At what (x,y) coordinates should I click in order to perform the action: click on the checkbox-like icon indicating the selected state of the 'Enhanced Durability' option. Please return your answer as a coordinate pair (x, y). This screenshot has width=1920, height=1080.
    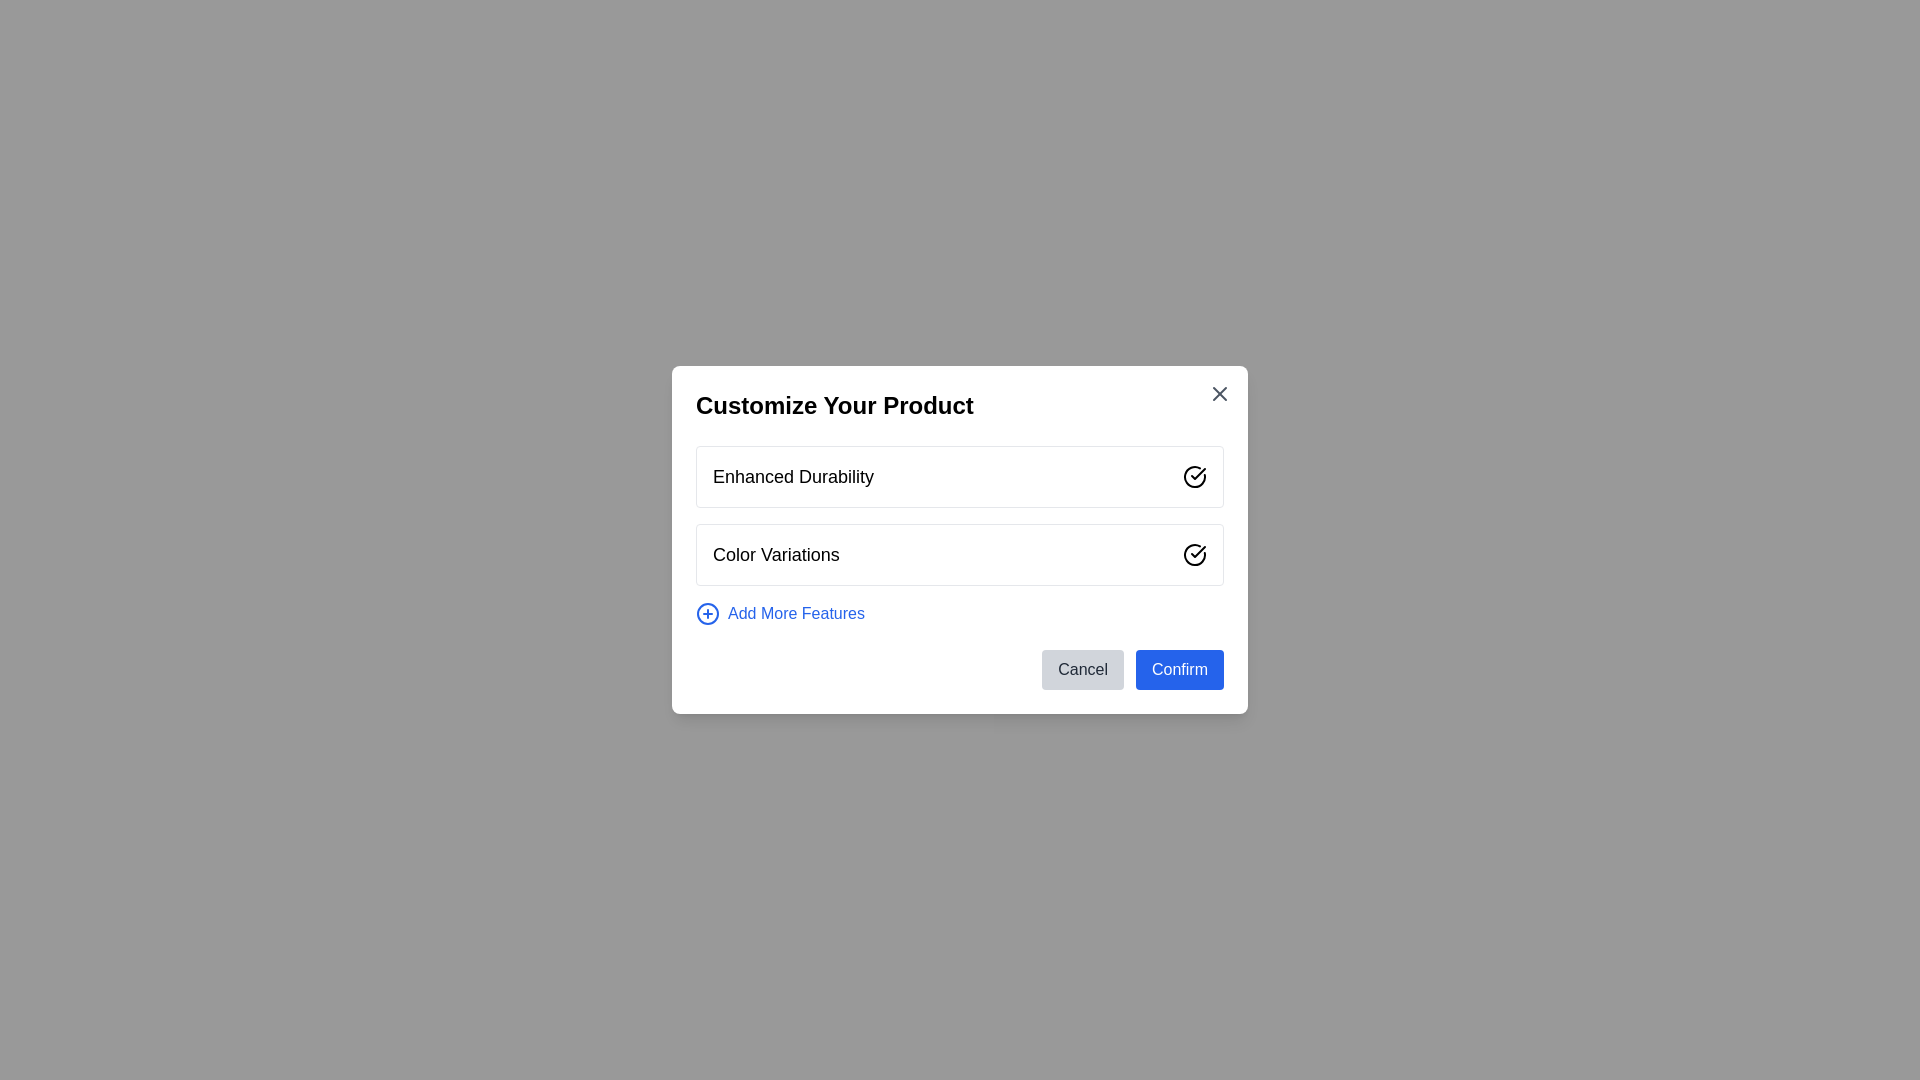
    Looking at the image, I should click on (1195, 477).